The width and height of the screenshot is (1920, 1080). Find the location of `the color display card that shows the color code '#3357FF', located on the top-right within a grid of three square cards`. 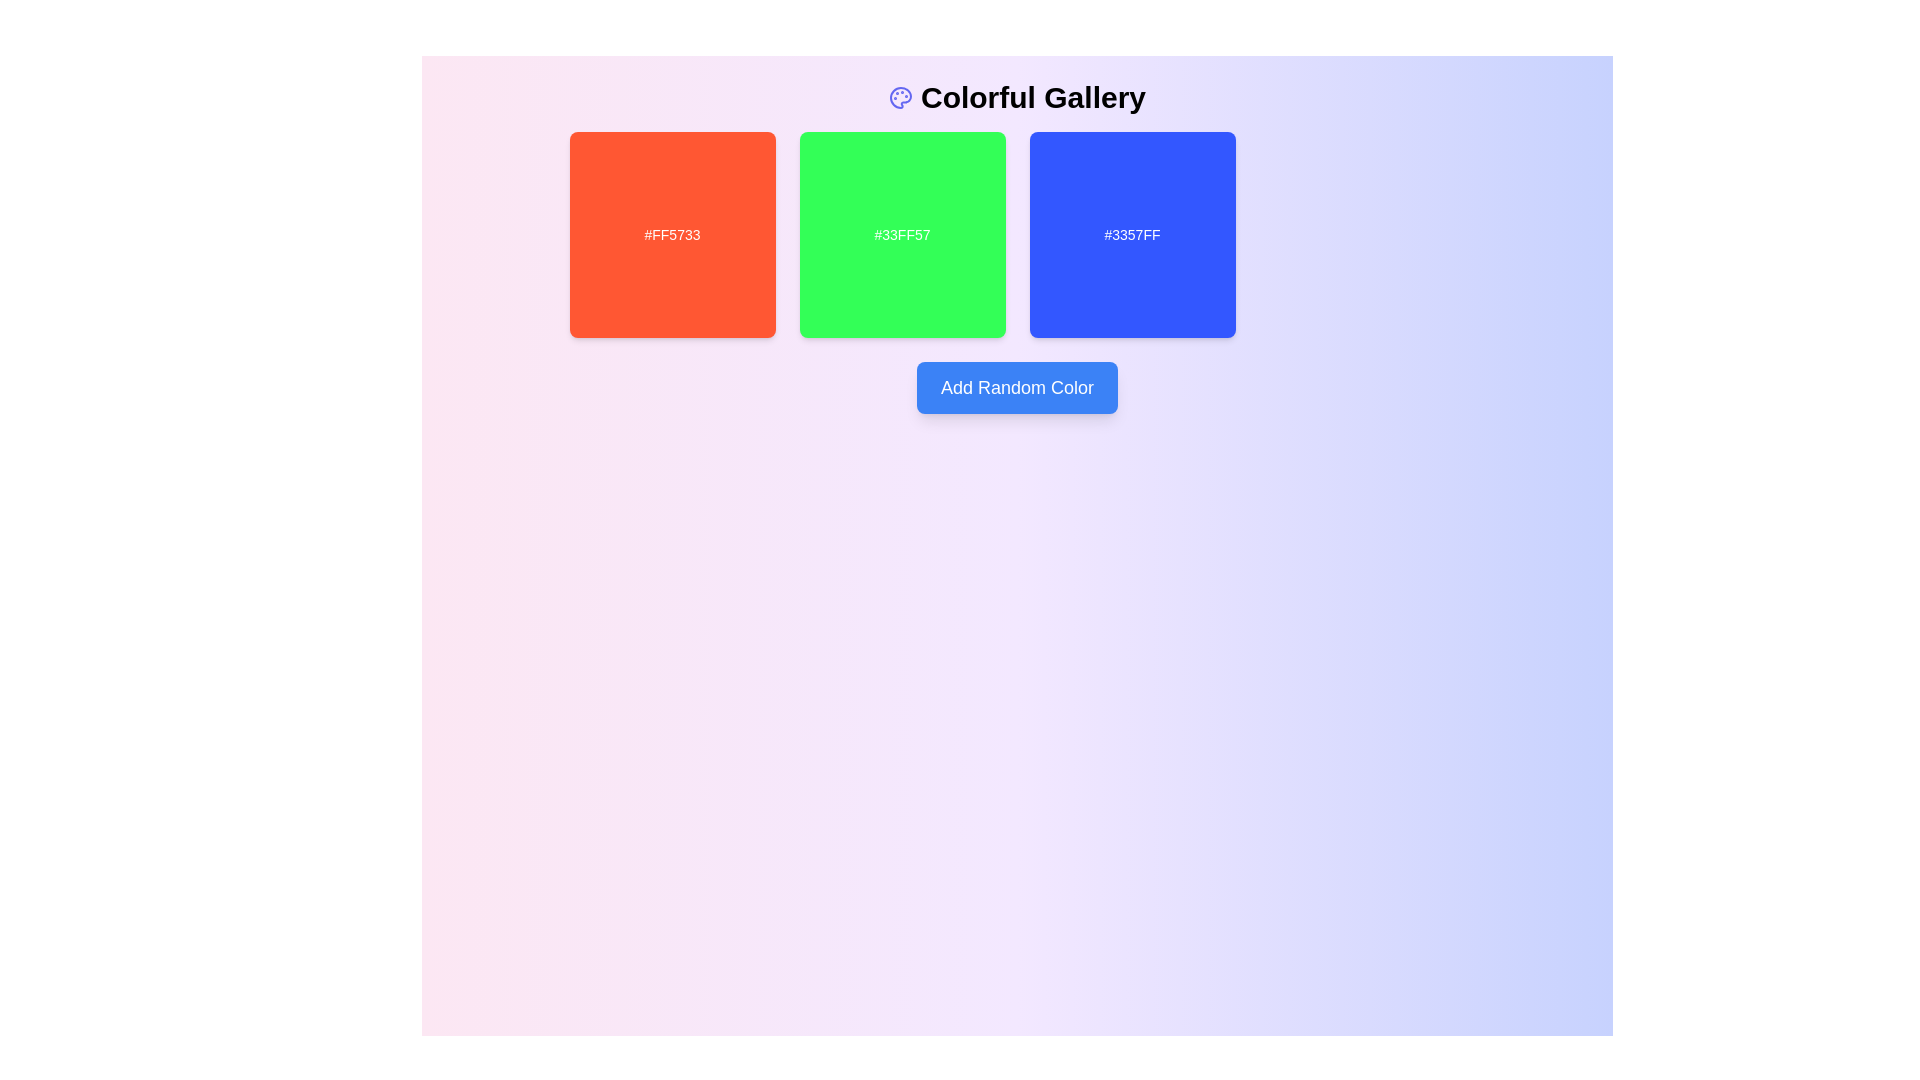

the color display card that shows the color code '#3357FF', located on the top-right within a grid of three square cards is located at coordinates (1132, 234).